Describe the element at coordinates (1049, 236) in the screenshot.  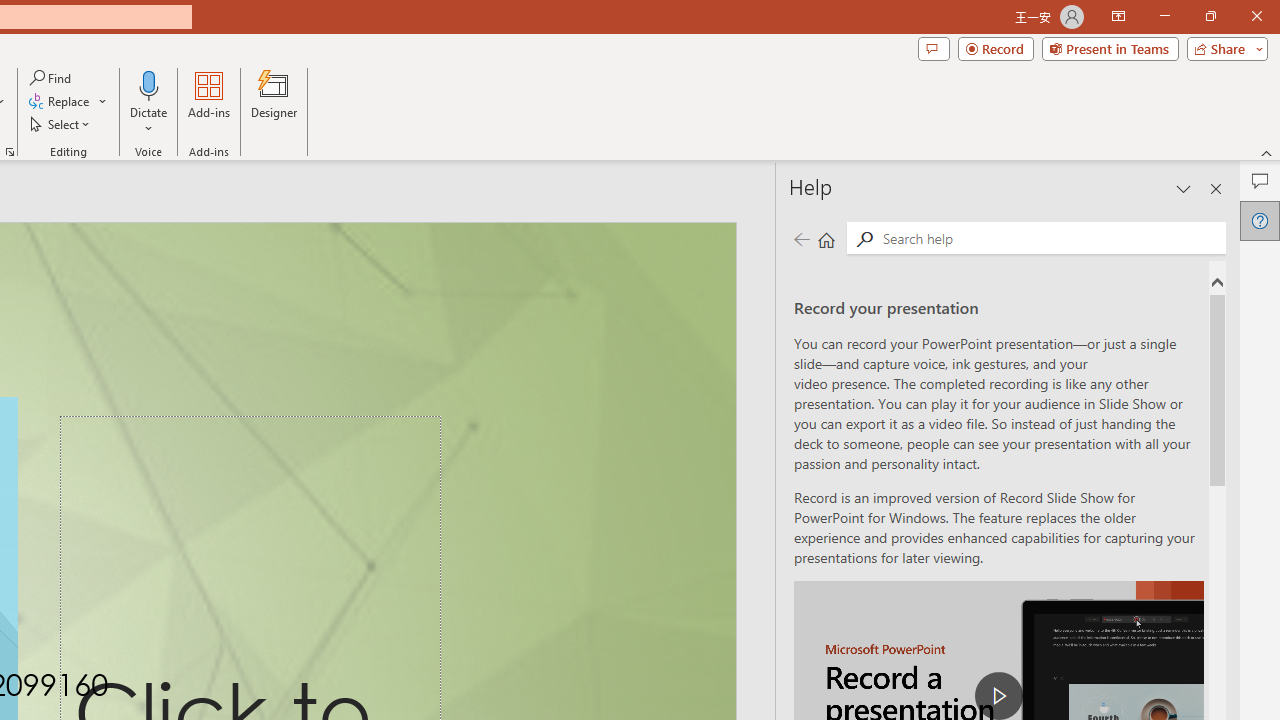
I see `'Search'` at that location.